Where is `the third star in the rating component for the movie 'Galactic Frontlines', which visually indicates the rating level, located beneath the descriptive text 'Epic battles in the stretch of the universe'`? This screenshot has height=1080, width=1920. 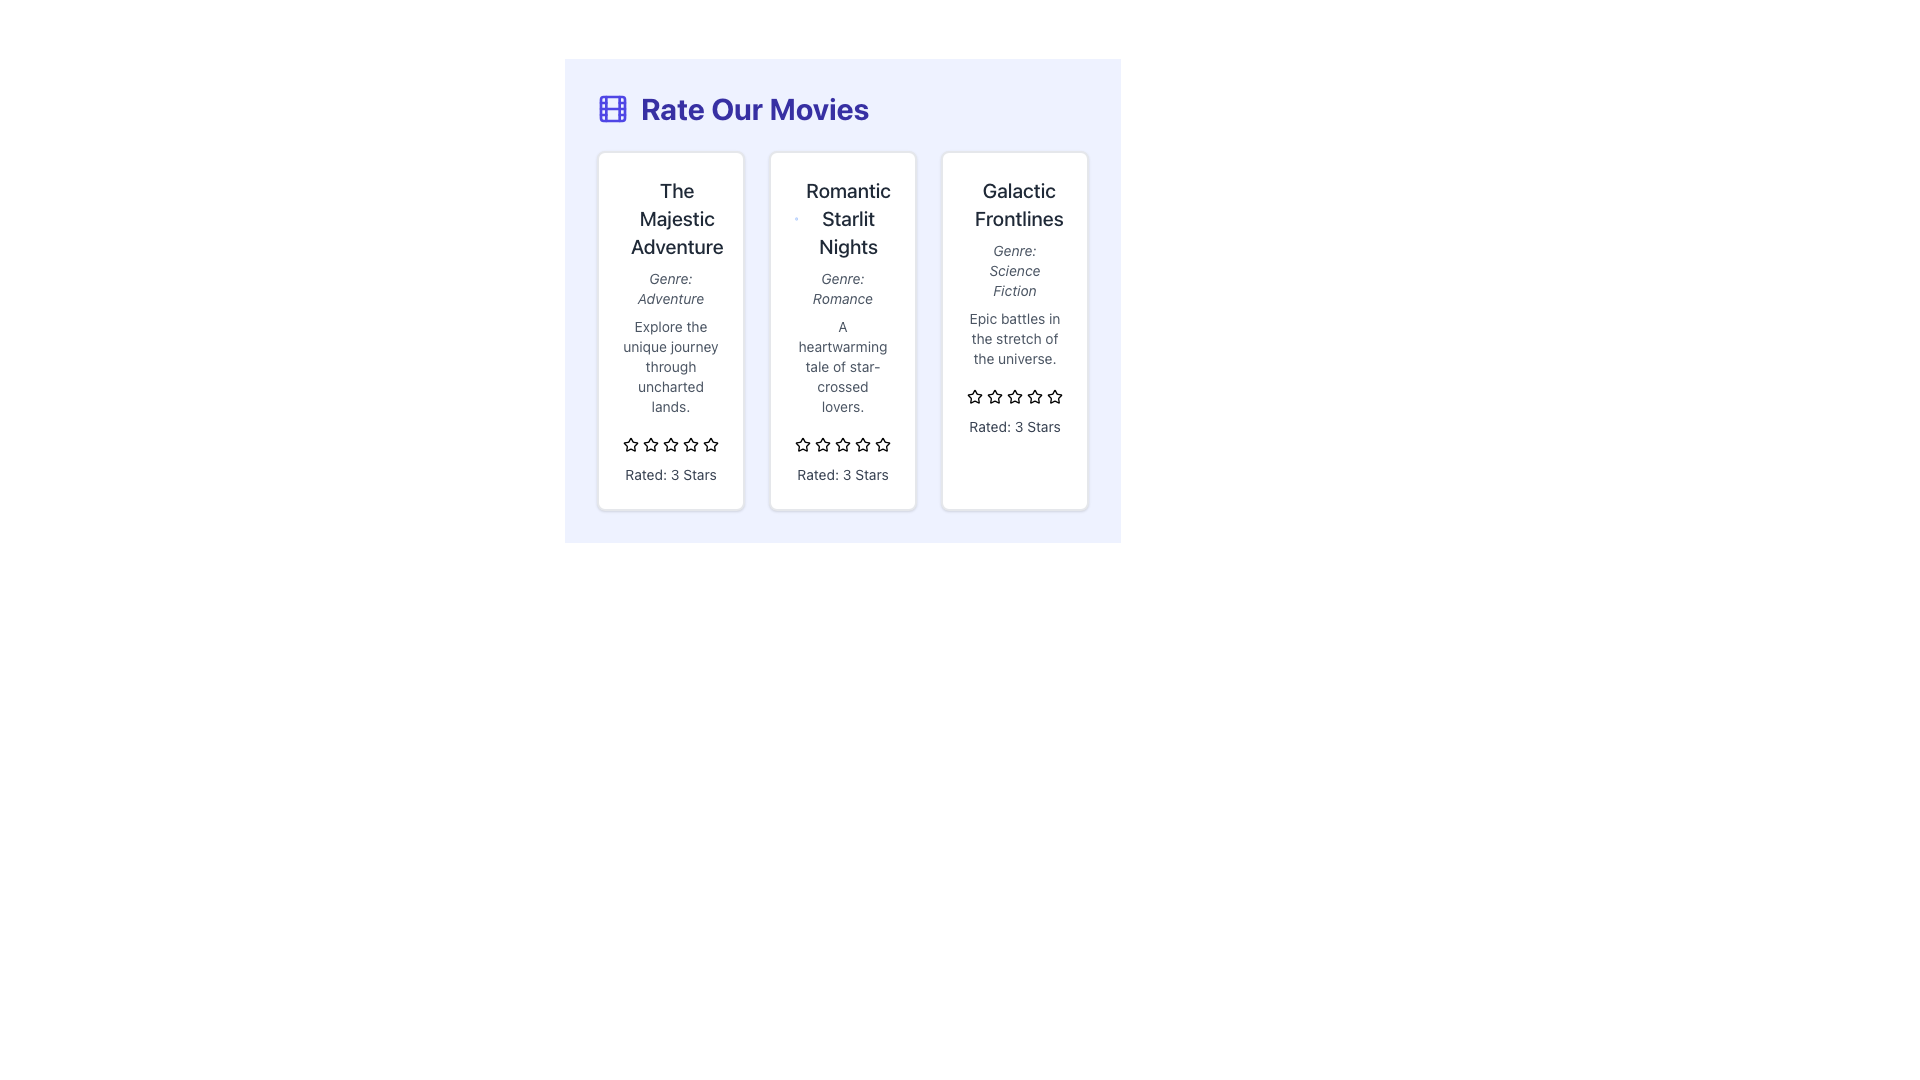
the third star in the rating component for the movie 'Galactic Frontlines', which visually indicates the rating level, located beneath the descriptive text 'Epic battles in the stretch of the universe' is located at coordinates (1014, 397).